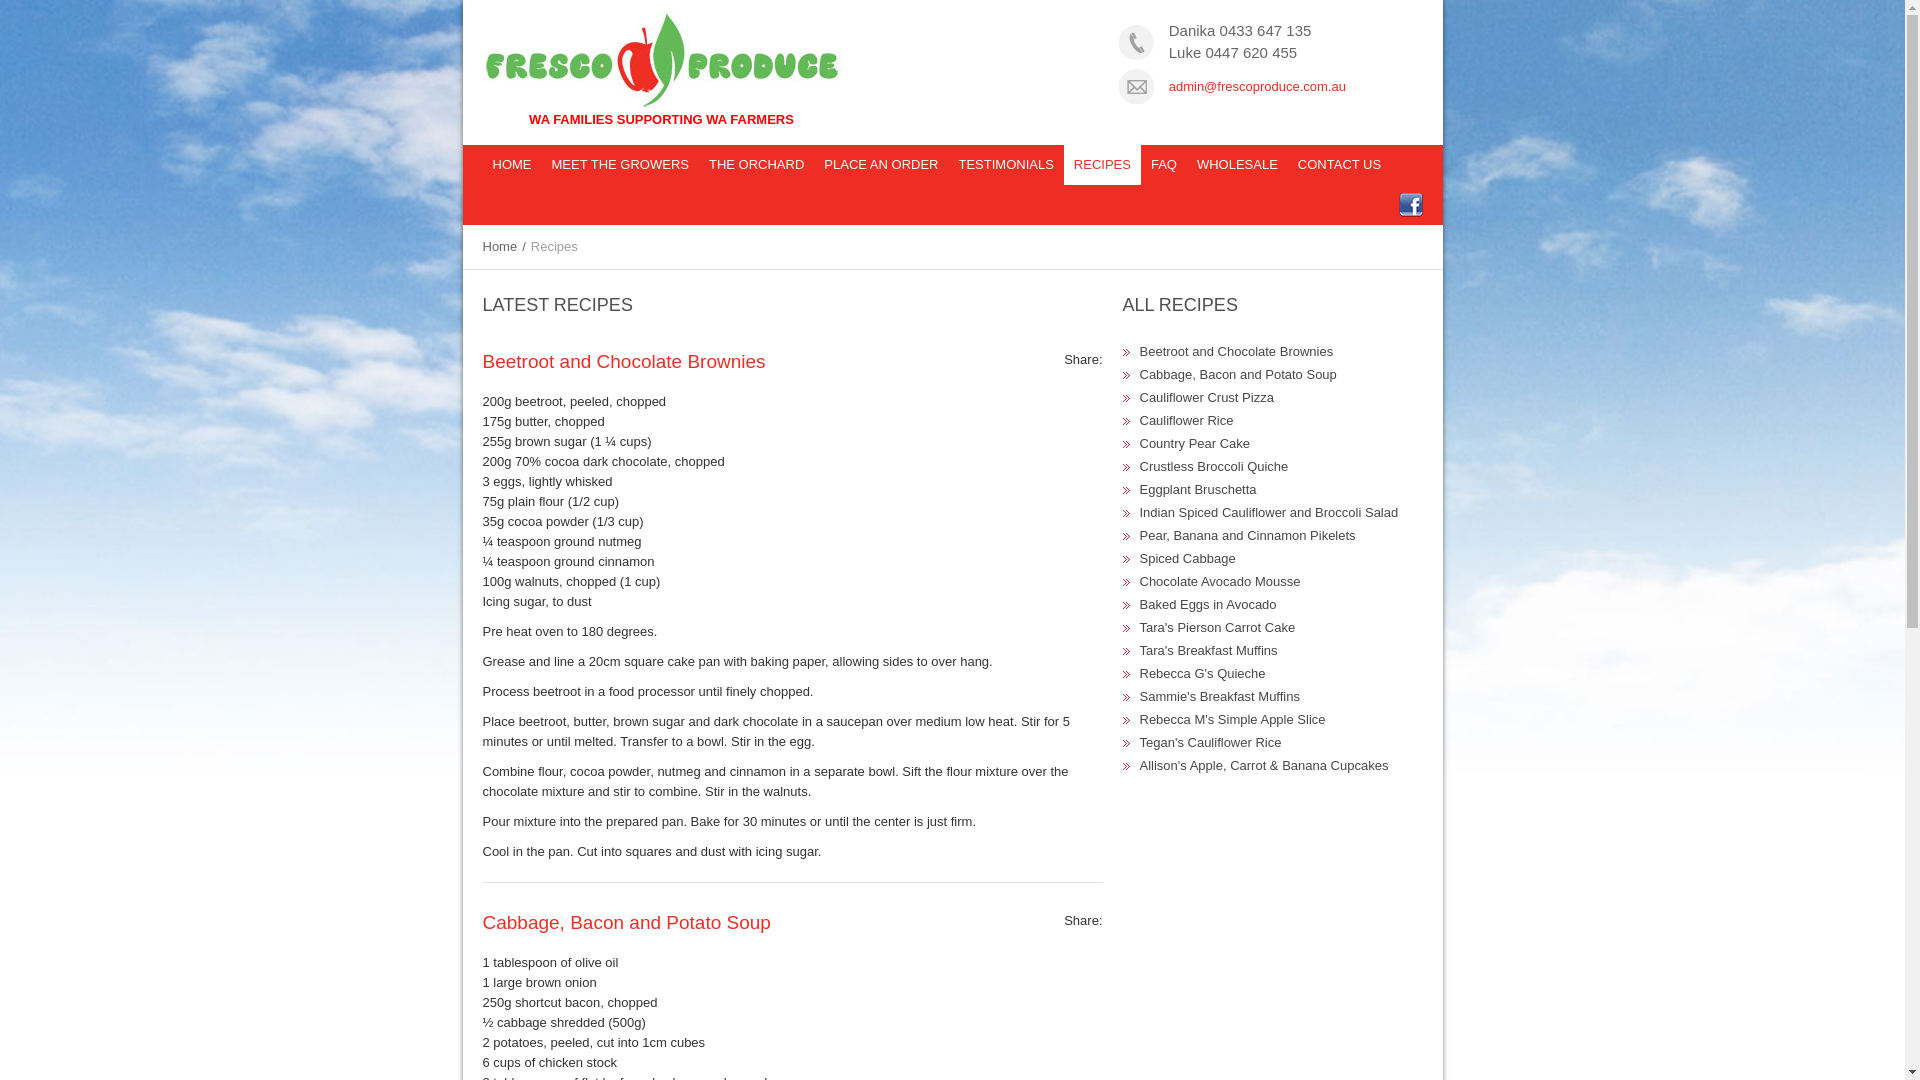  Describe the element at coordinates (1237, 374) in the screenshot. I see `'Cabbage, Bacon and Potato Soup'` at that location.